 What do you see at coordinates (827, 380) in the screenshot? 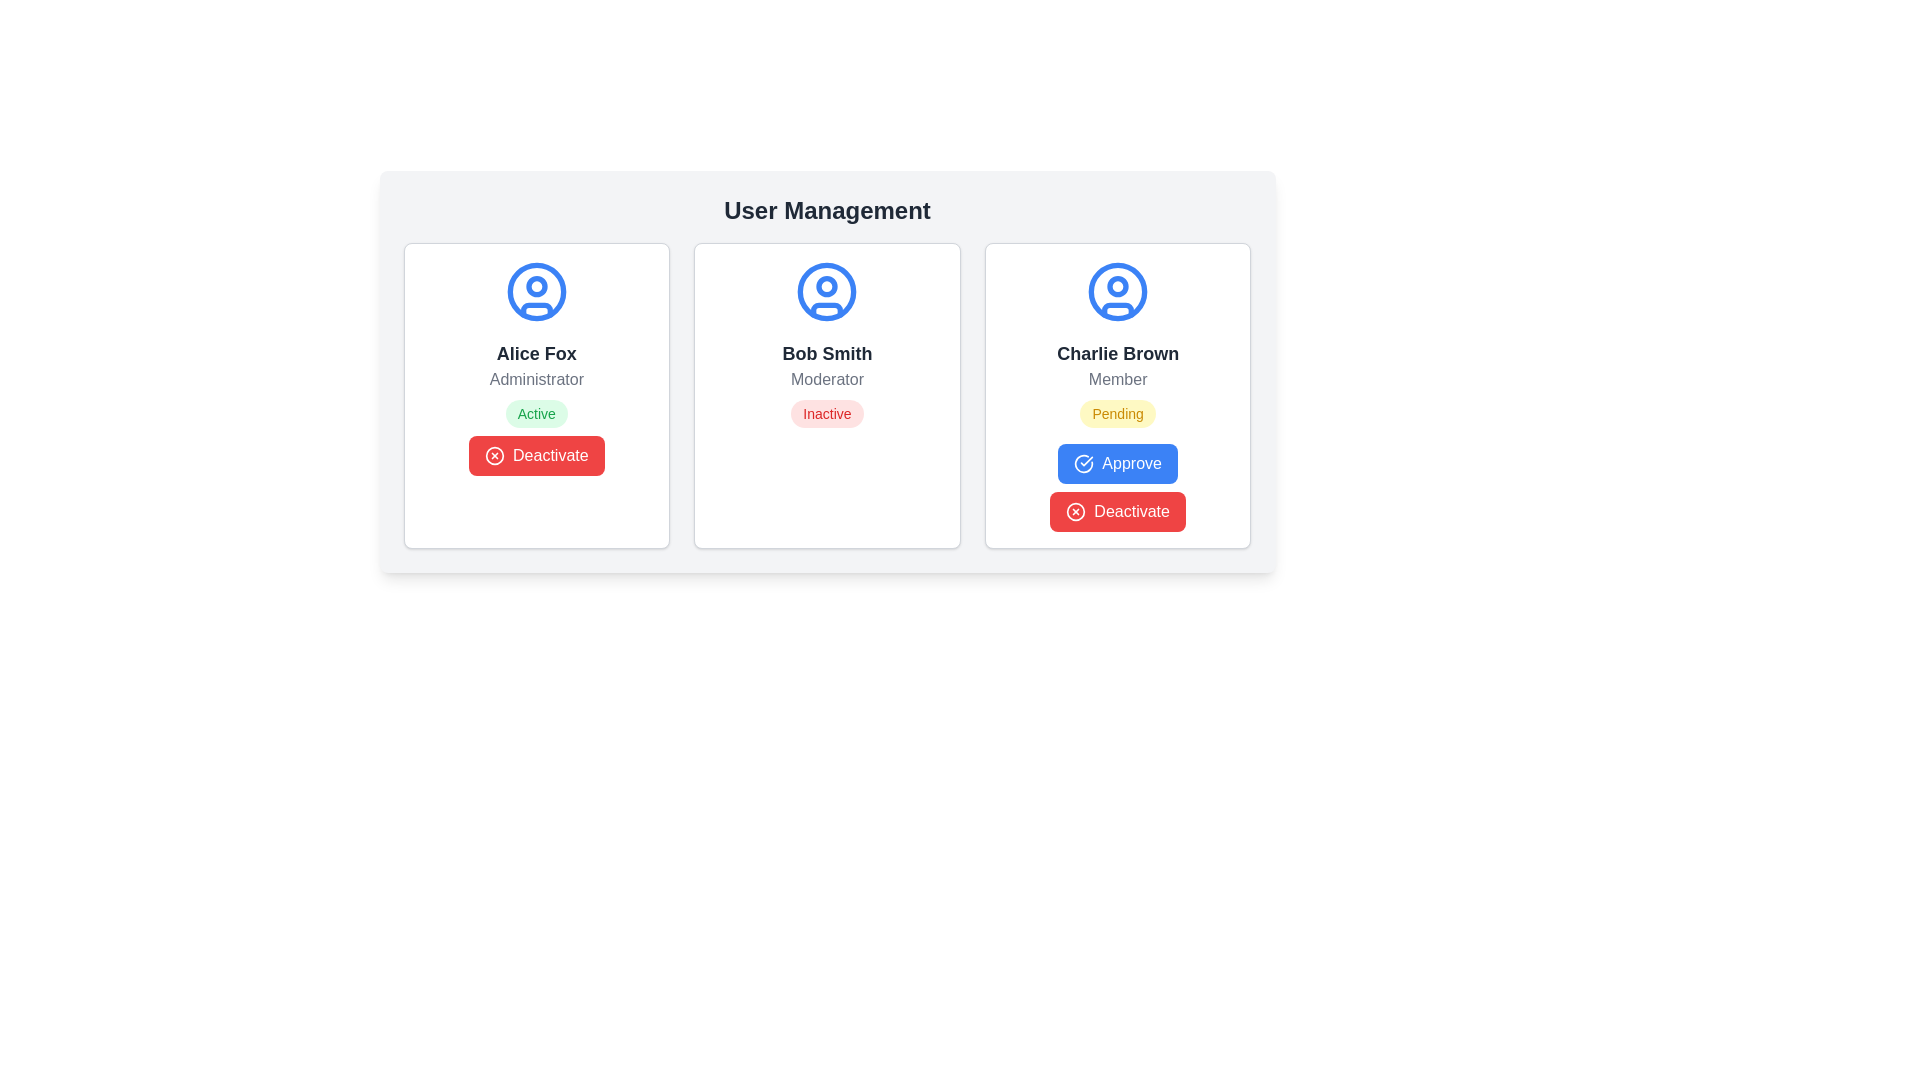
I see `the text label 'Moderator' which is styled with a gray font color, located below 'Bob Smith' and above the 'Inactive' status indicator in the middle card of a three-card layout` at bounding box center [827, 380].